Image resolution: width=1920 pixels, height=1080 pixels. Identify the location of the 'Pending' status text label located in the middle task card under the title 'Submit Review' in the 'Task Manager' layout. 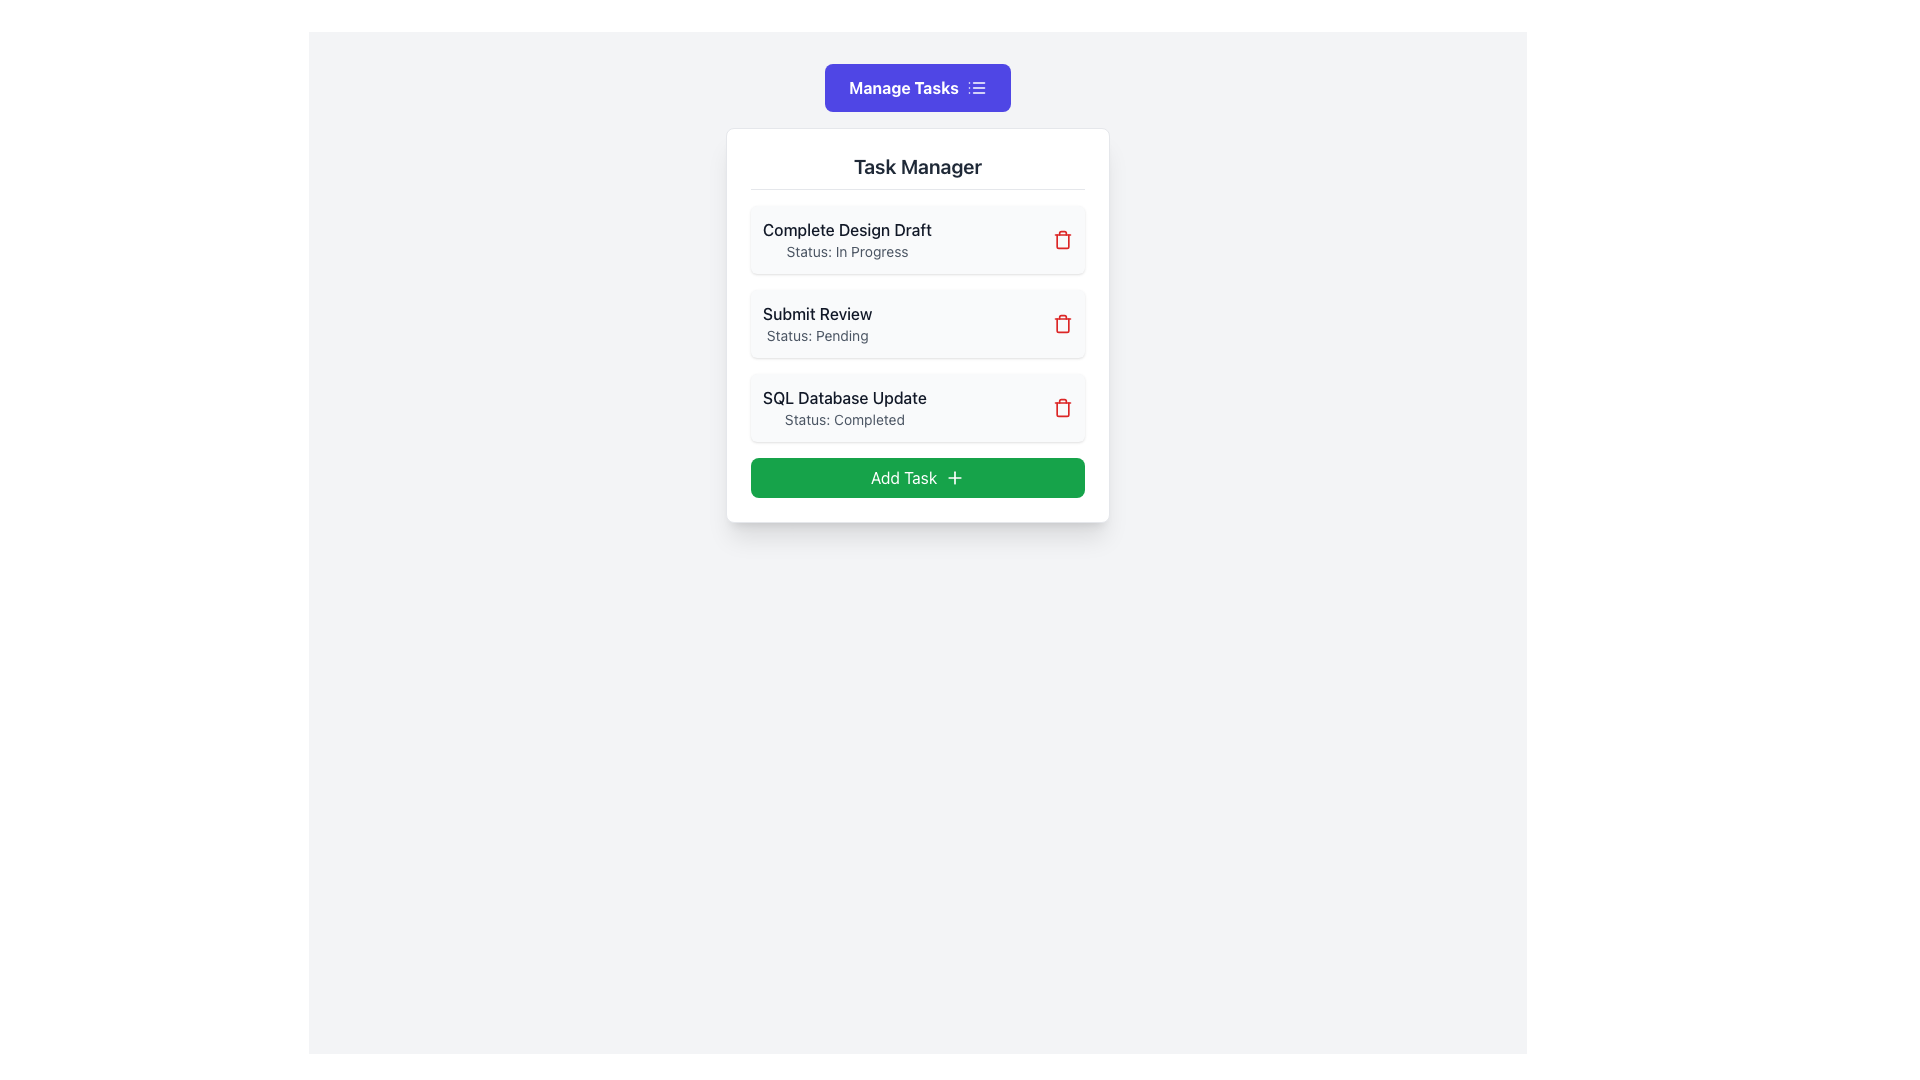
(817, 334).